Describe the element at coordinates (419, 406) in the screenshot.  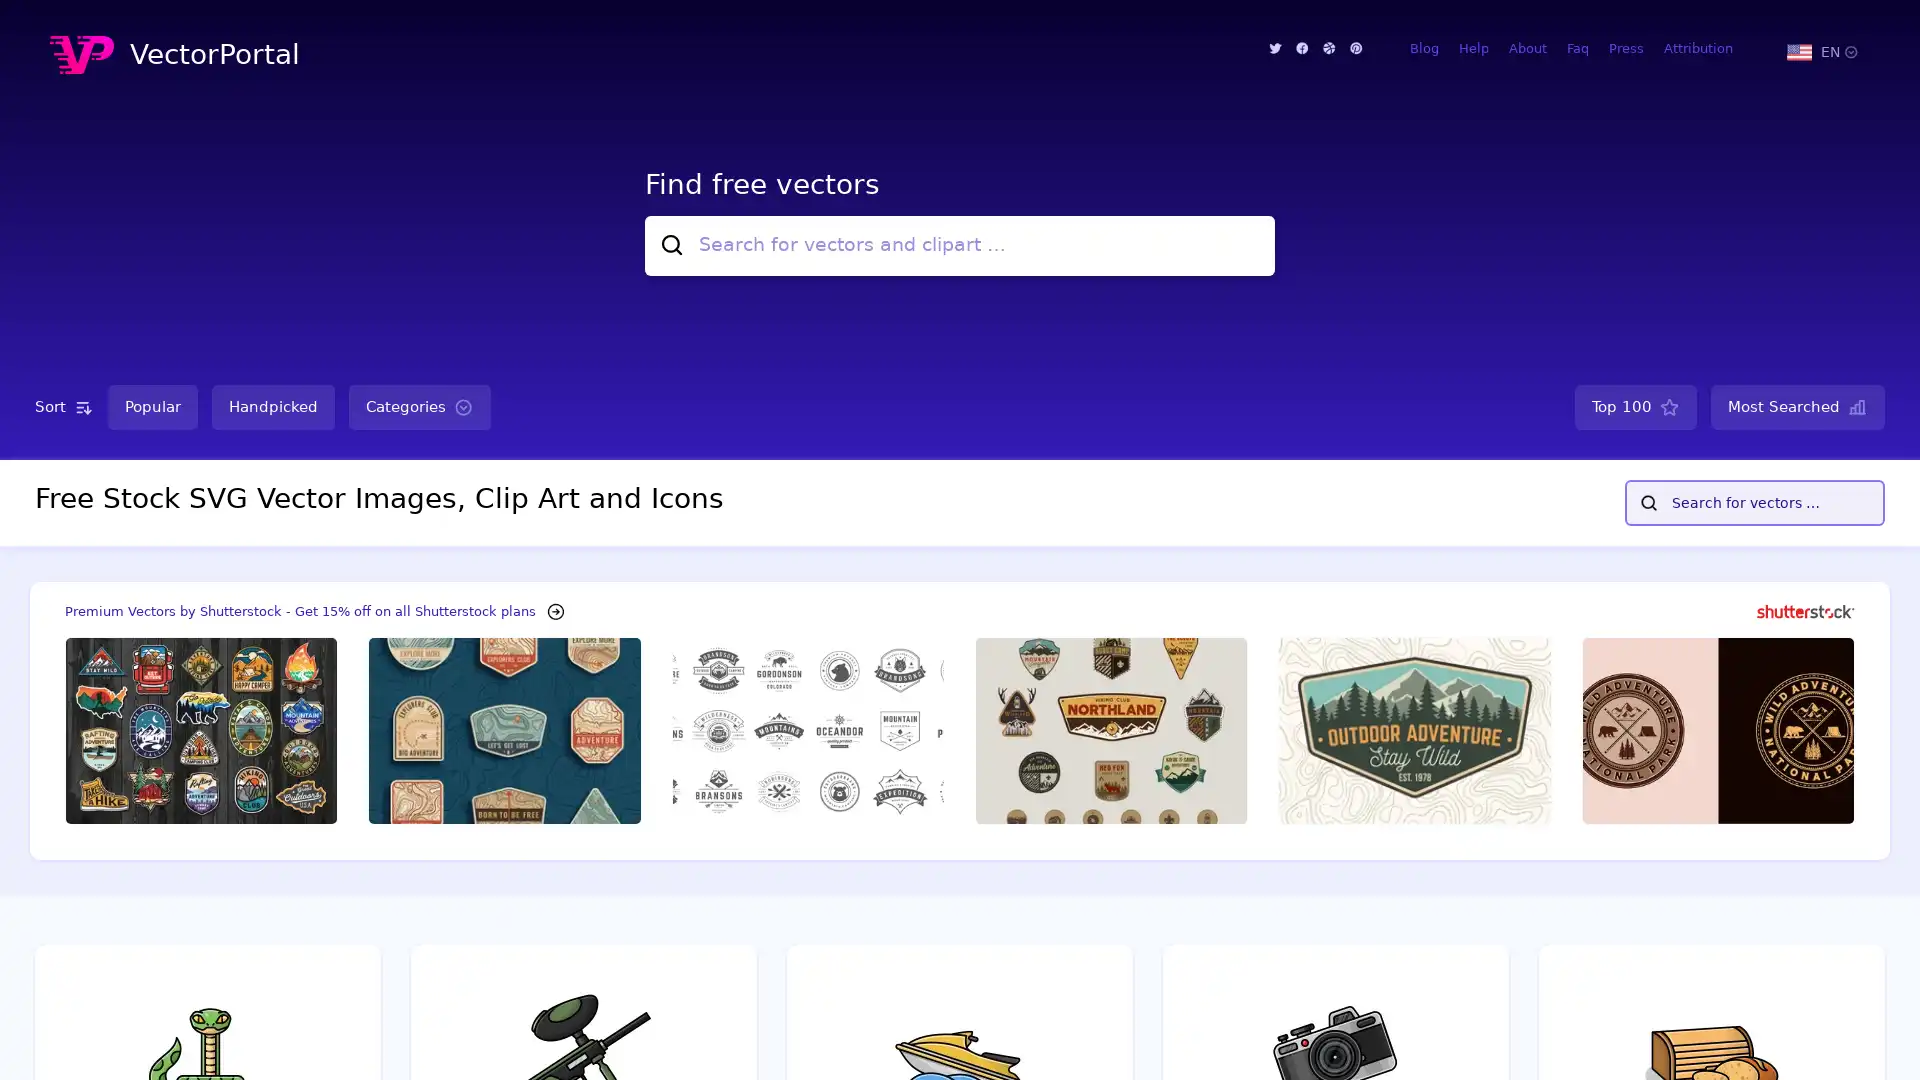
I see `Categories` at that location.